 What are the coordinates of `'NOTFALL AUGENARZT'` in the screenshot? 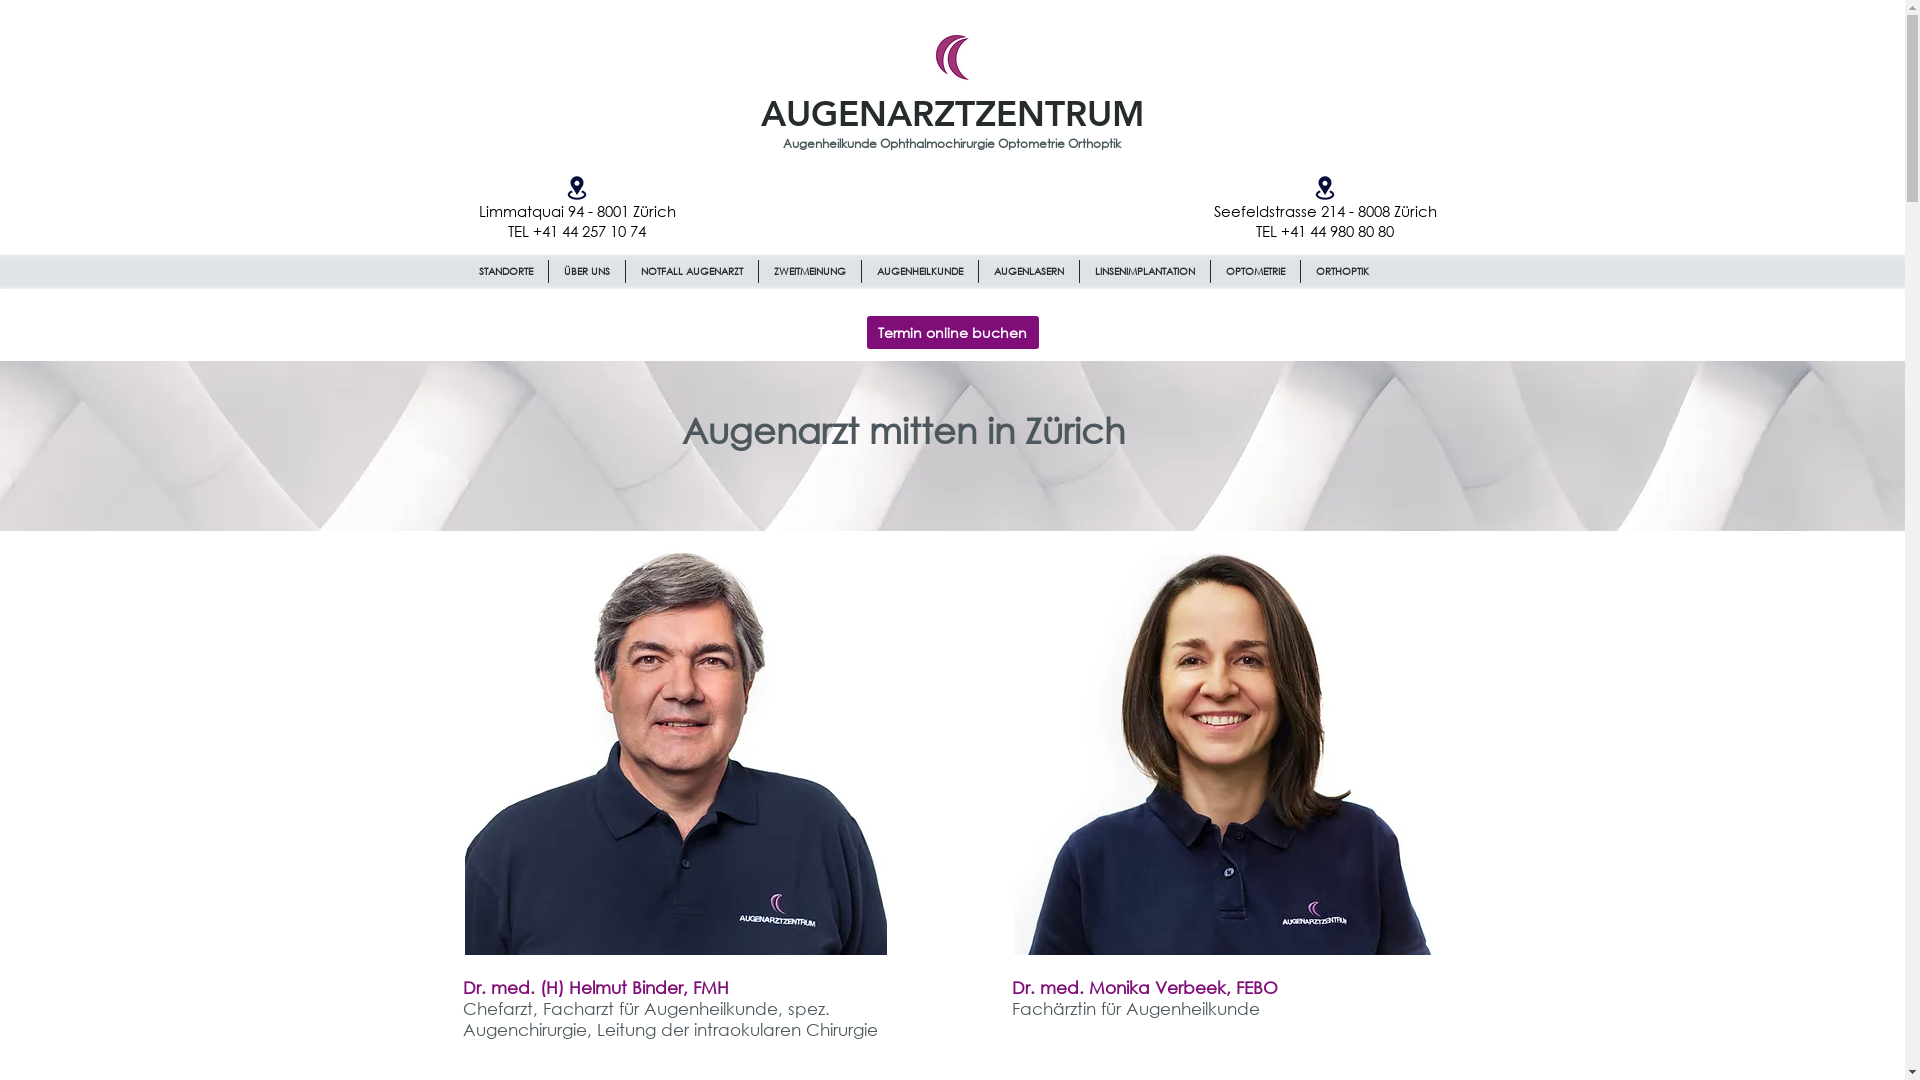 It's located at (691, 271).